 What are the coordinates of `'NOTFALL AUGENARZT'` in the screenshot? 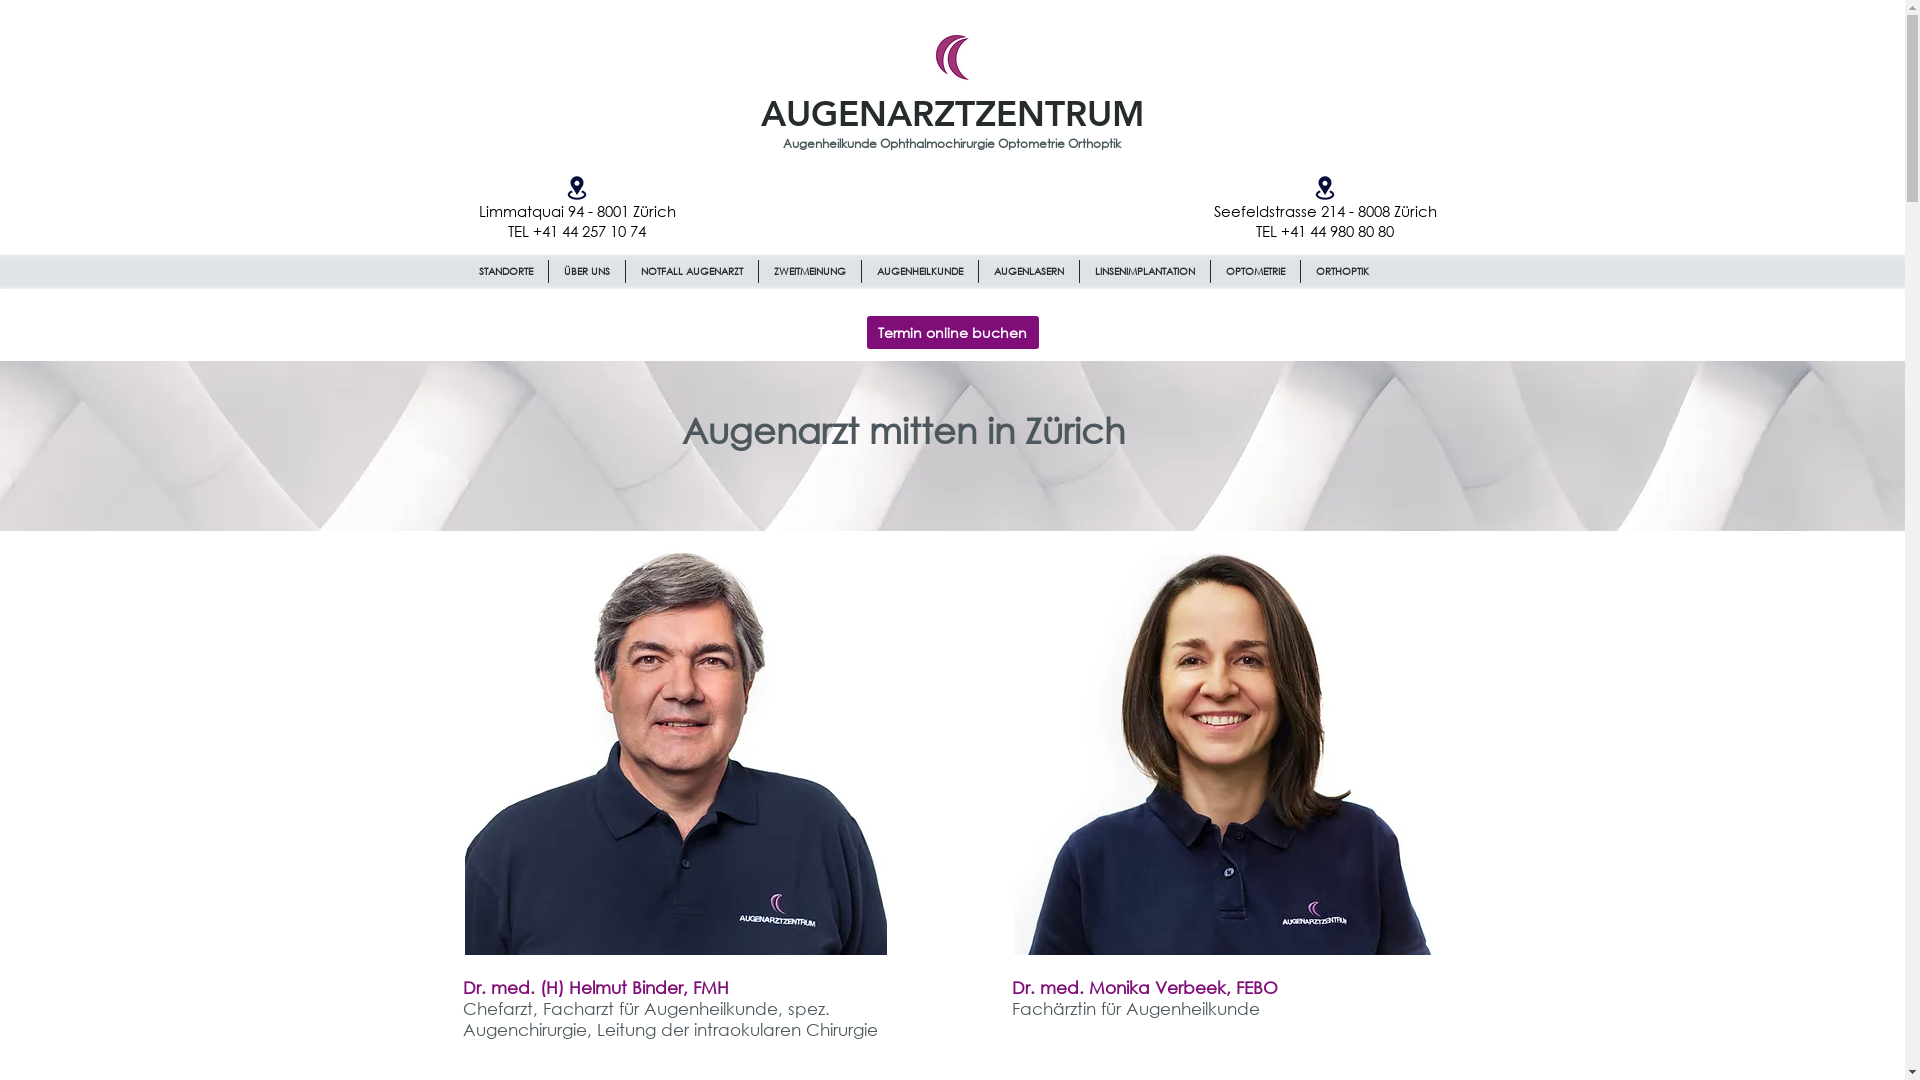 It's located at (691, 271).